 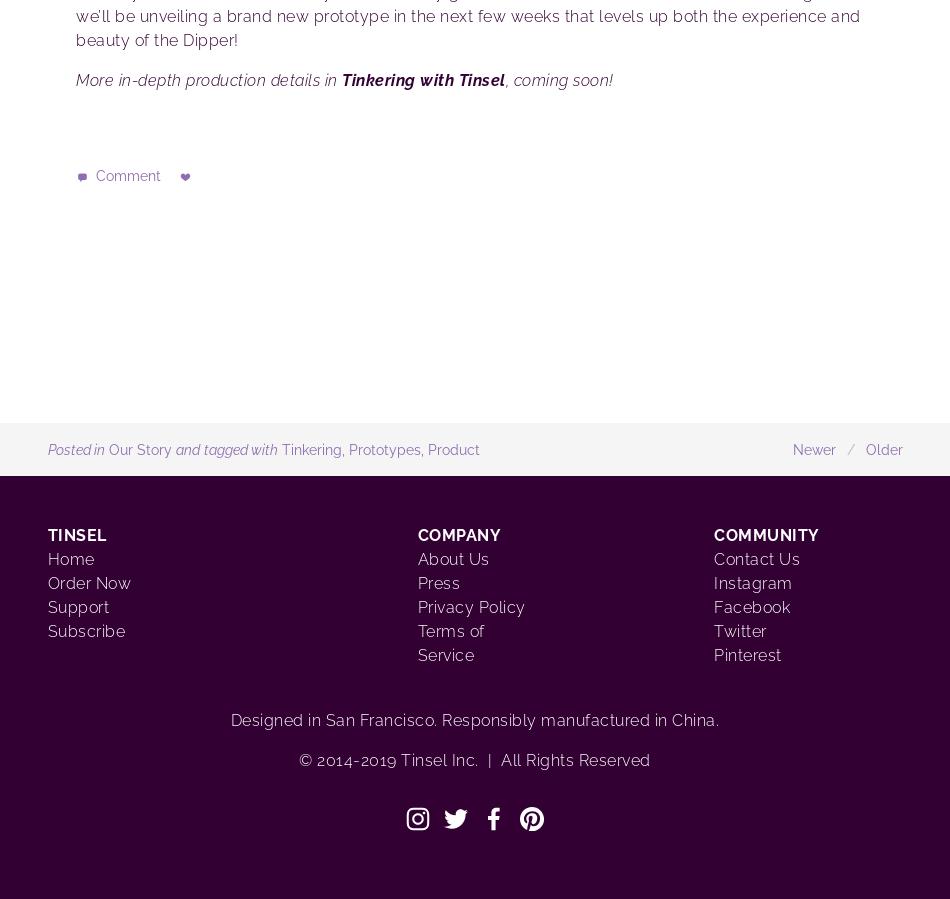 What do you see at coordinates (812, 448) in the screenshot?
I see `'Newer'` at bounding box center [812, 448].